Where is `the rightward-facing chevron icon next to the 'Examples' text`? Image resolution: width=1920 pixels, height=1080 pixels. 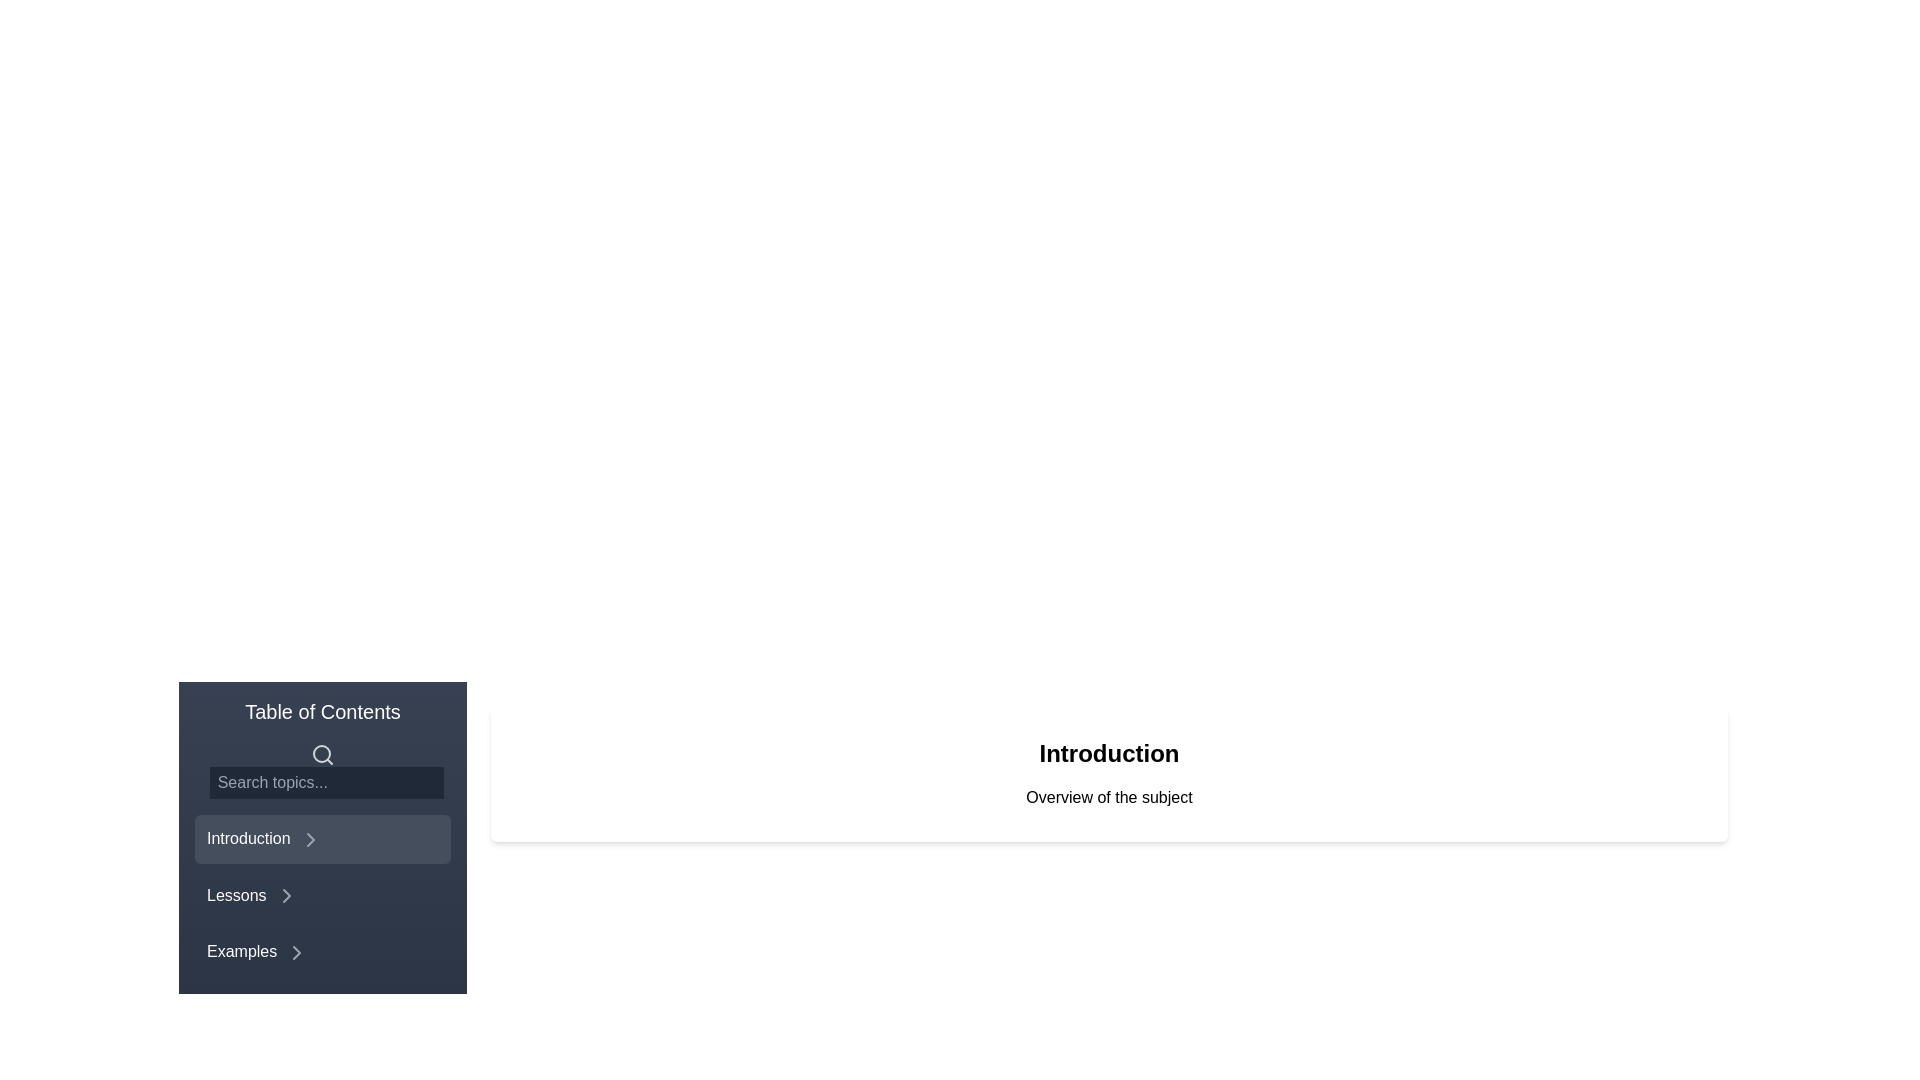 the rightward-facing chevron icon next to the 'Examples' text is located at coordinates (296, 952).